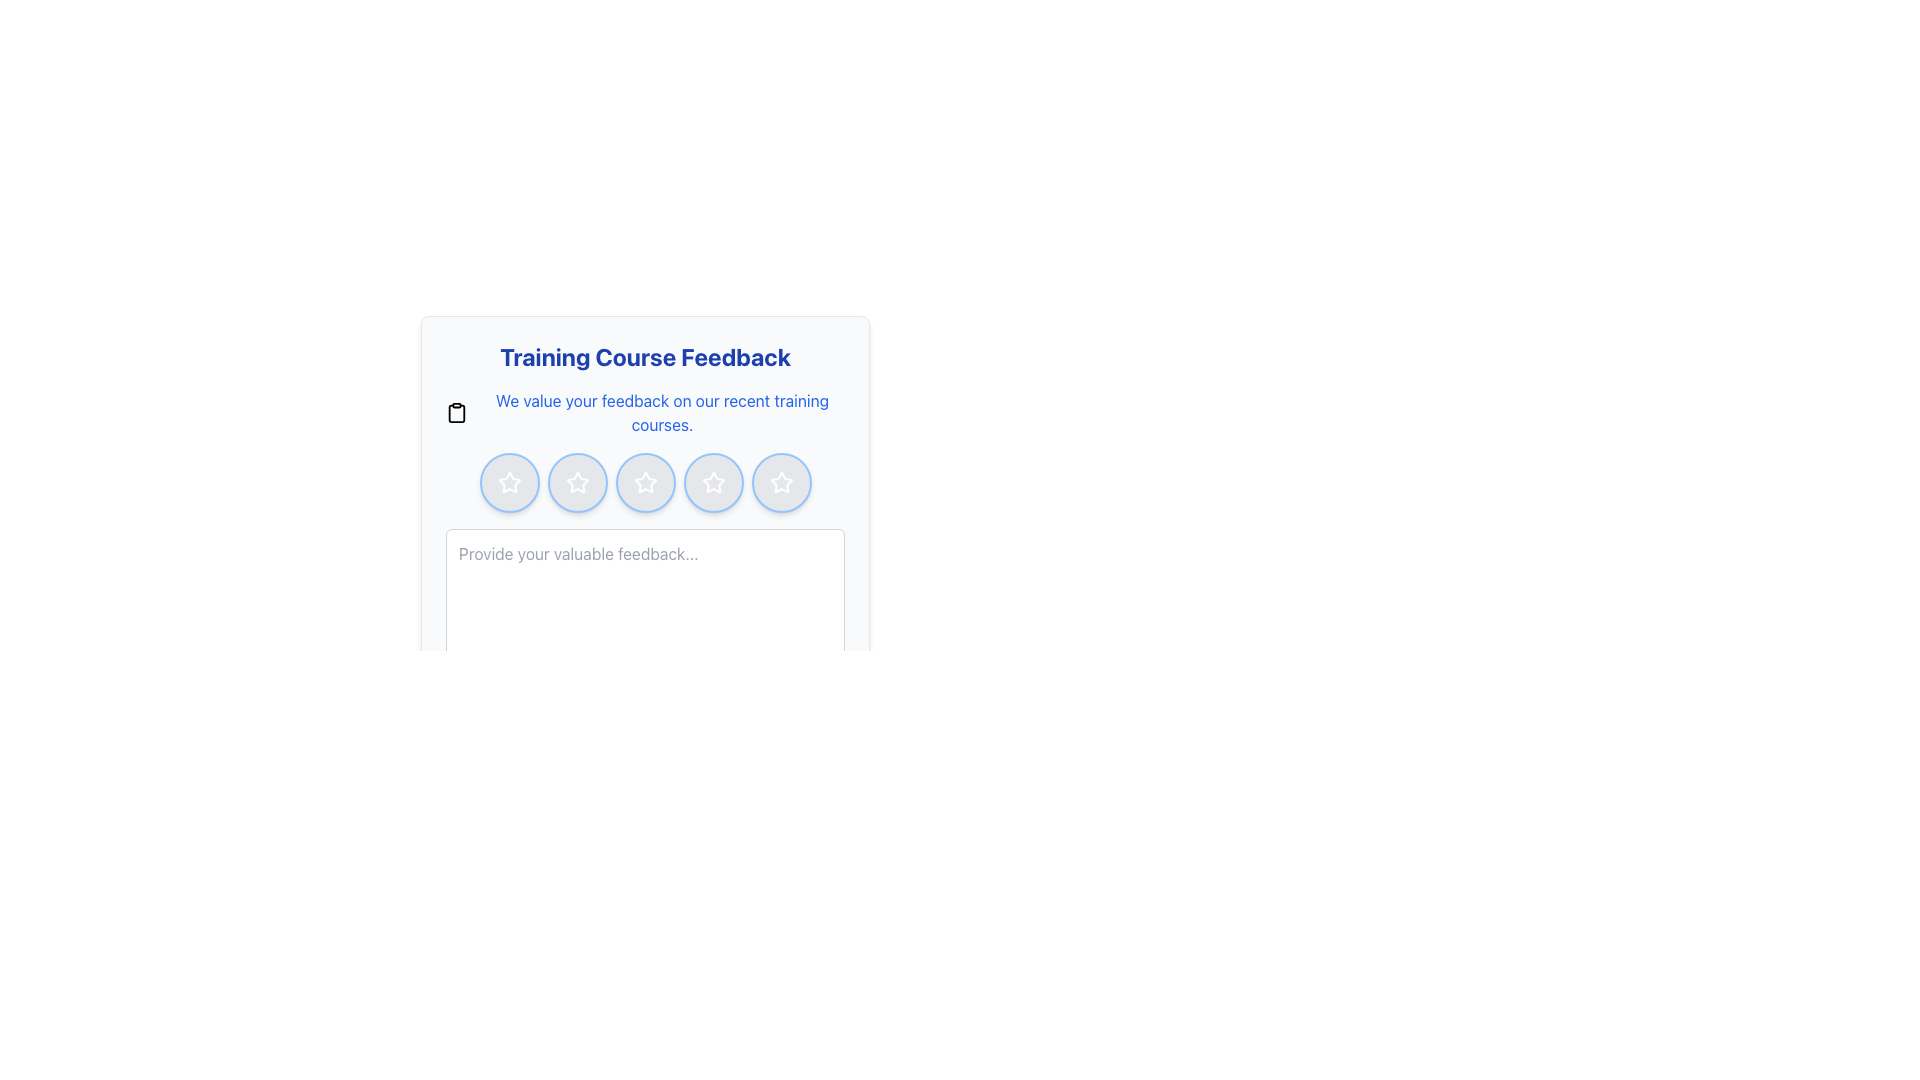 This screenshot has height=1080, width=1920. Describe the element at coordinates (645, 600) in the screenshot. I see `inside the multiline textarea characterized by rounded corners and a light gray border to focus it` at that location.